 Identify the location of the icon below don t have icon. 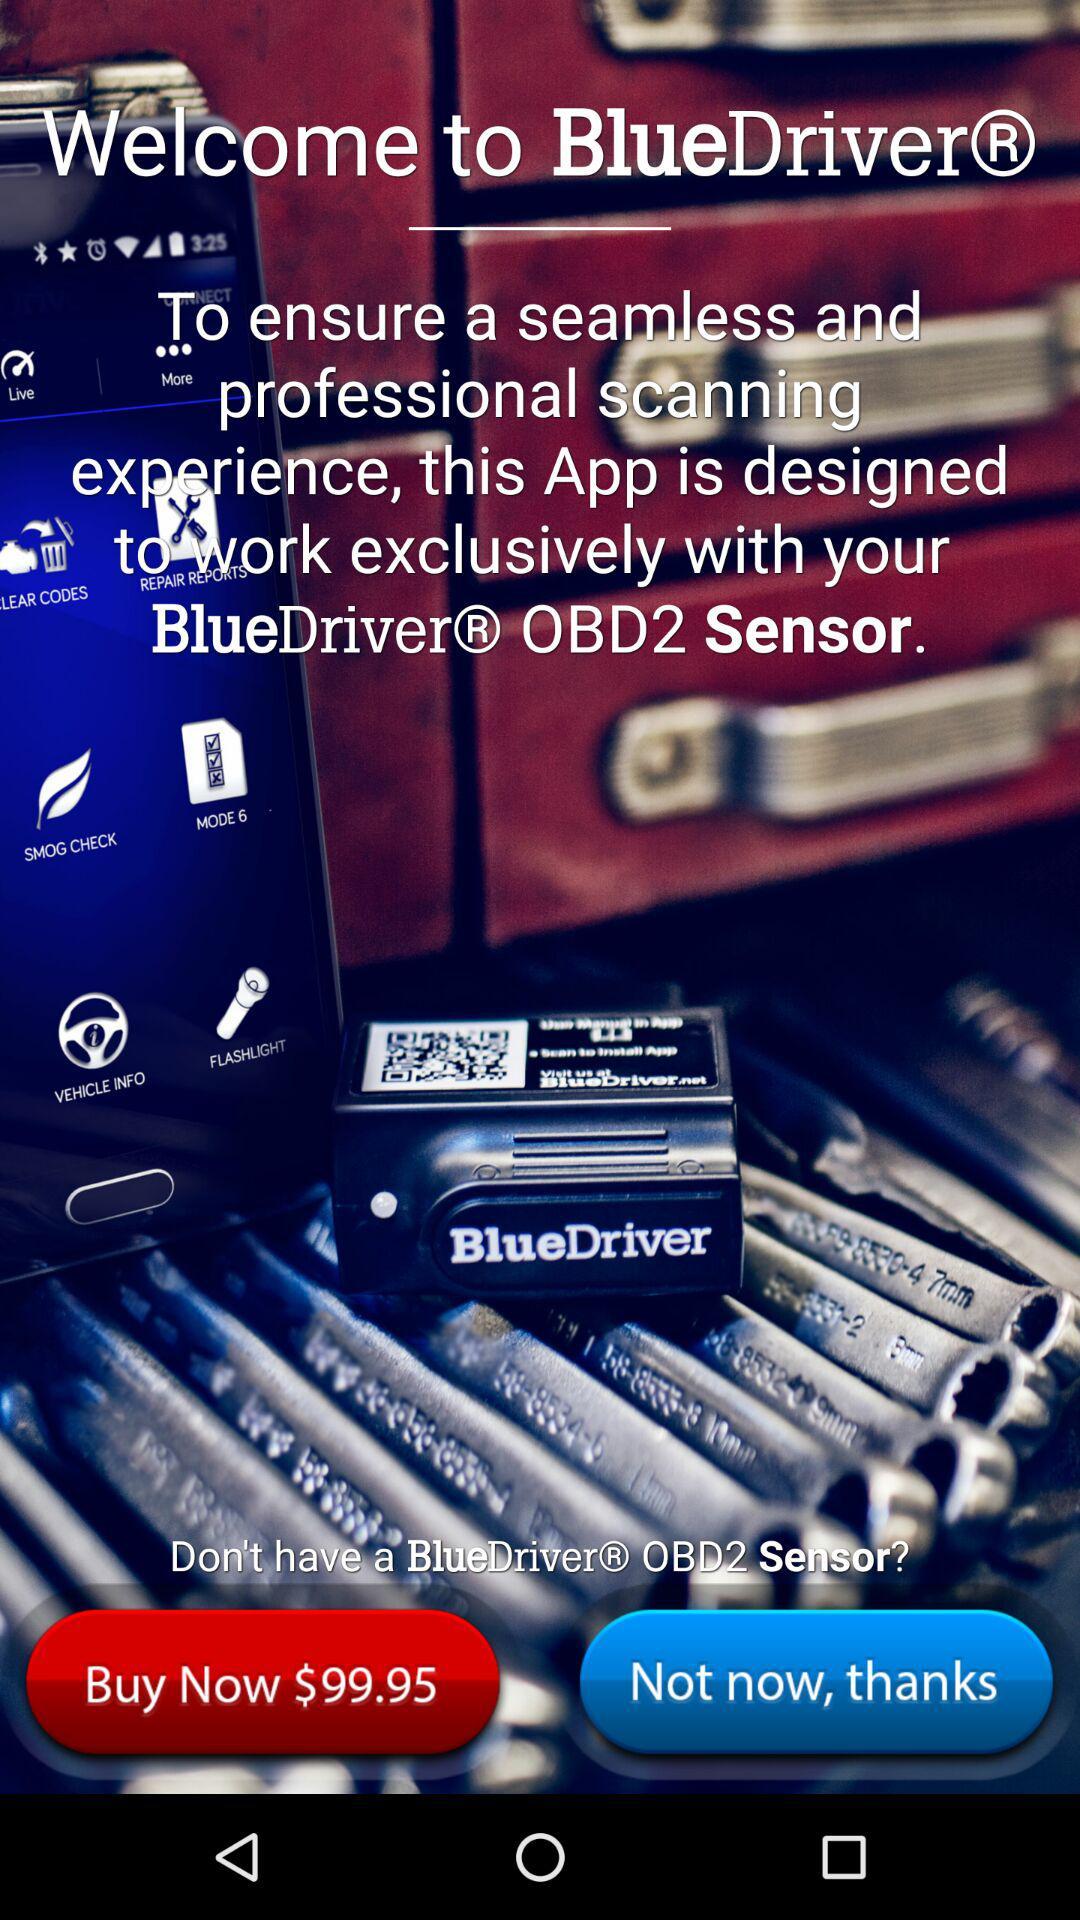
(816, 1680).